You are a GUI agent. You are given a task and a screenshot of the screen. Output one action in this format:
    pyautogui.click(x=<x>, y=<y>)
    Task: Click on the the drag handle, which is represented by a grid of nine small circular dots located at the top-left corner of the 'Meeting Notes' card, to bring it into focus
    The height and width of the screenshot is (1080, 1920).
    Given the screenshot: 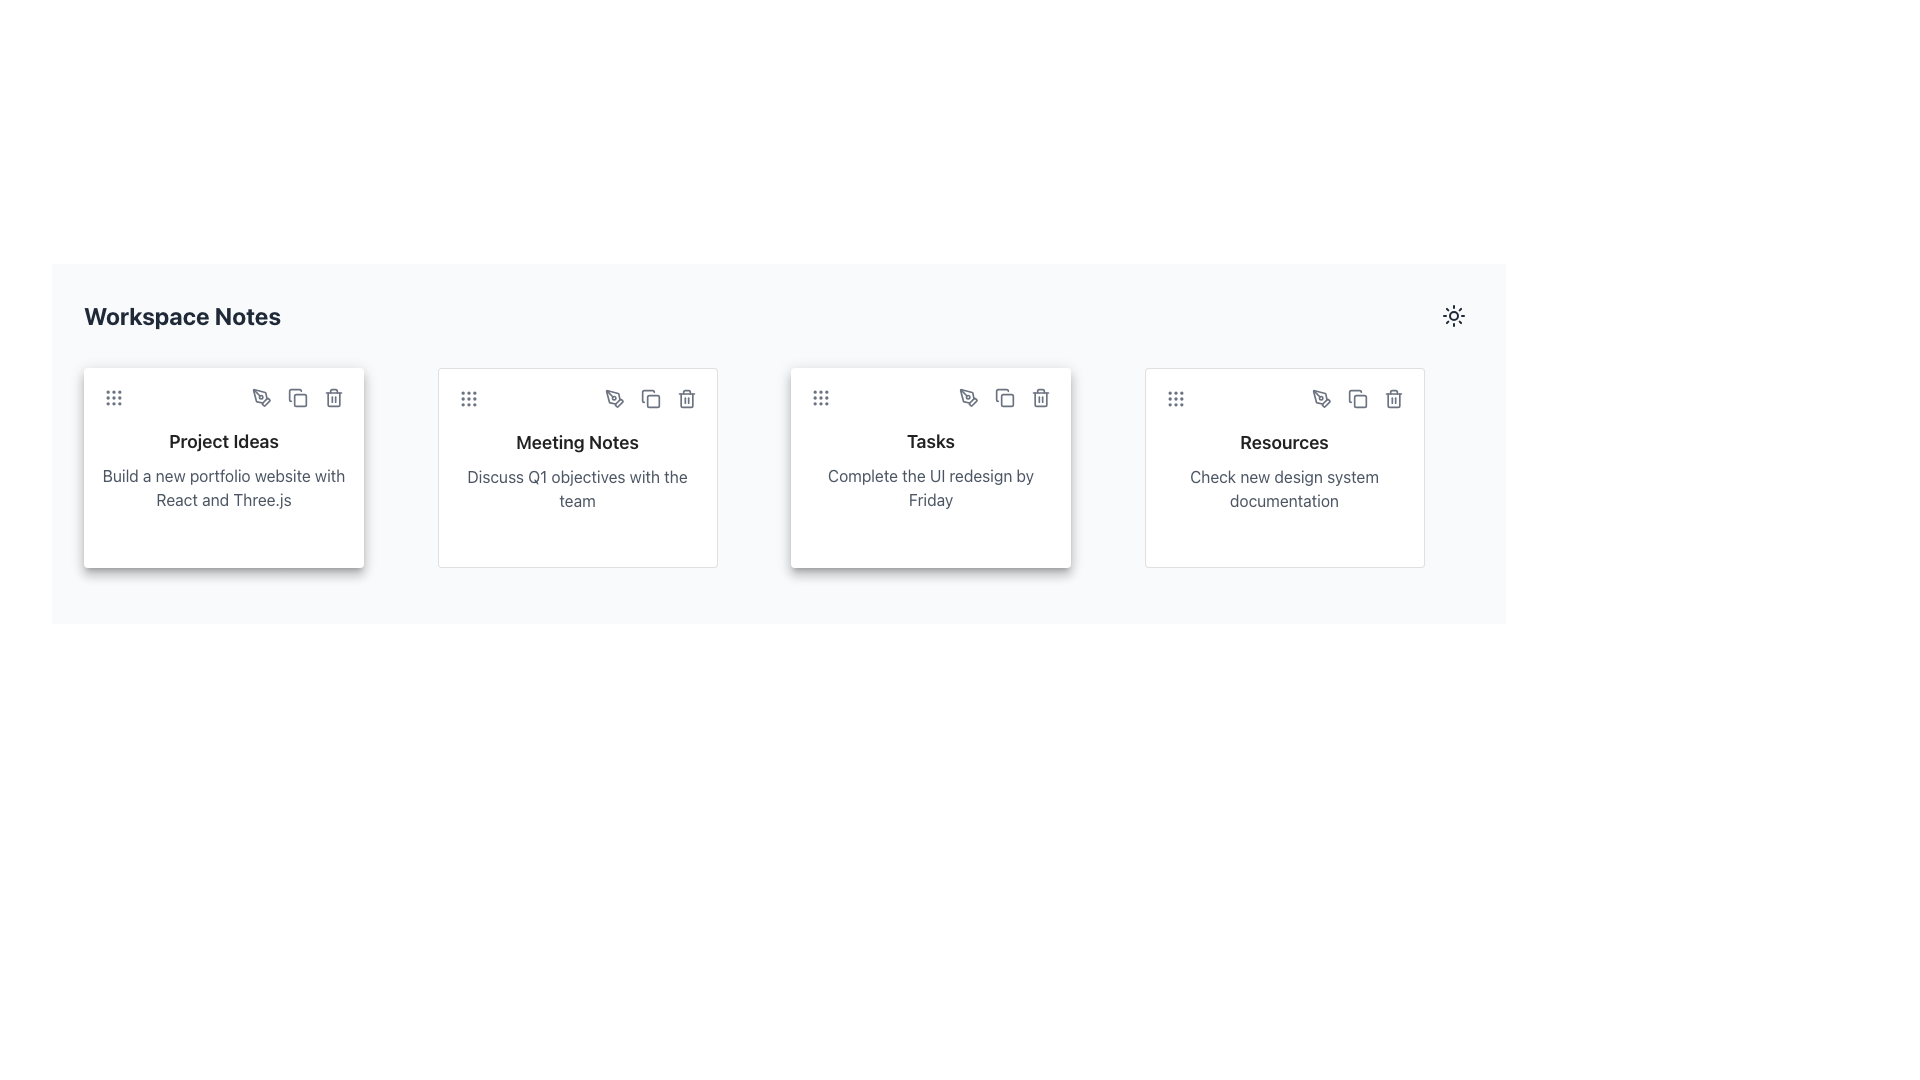 What is the action you would take?
    pyautogui.click(x=467, y=398)
    